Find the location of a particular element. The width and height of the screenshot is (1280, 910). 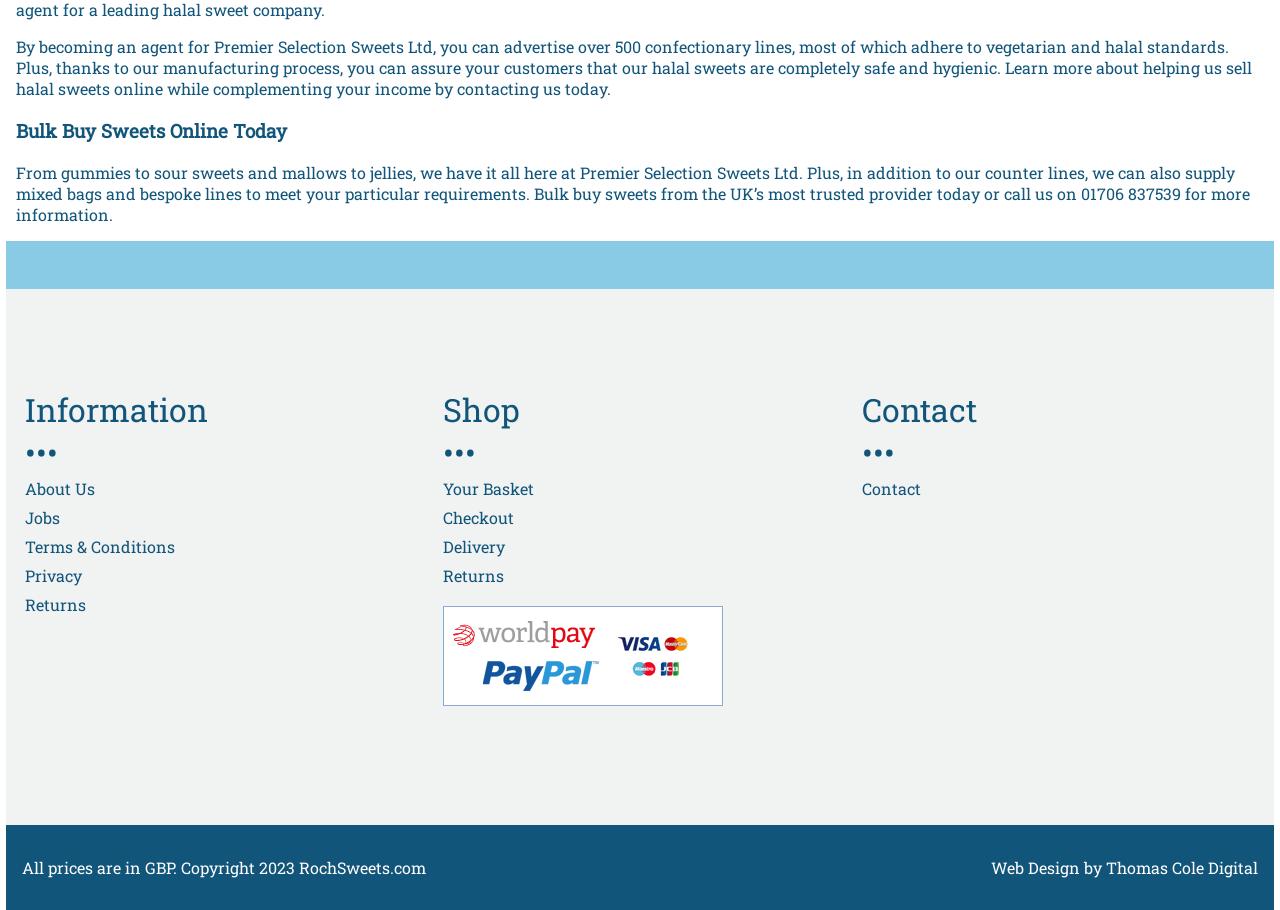

'Information' is located at coordinates (115, 407).